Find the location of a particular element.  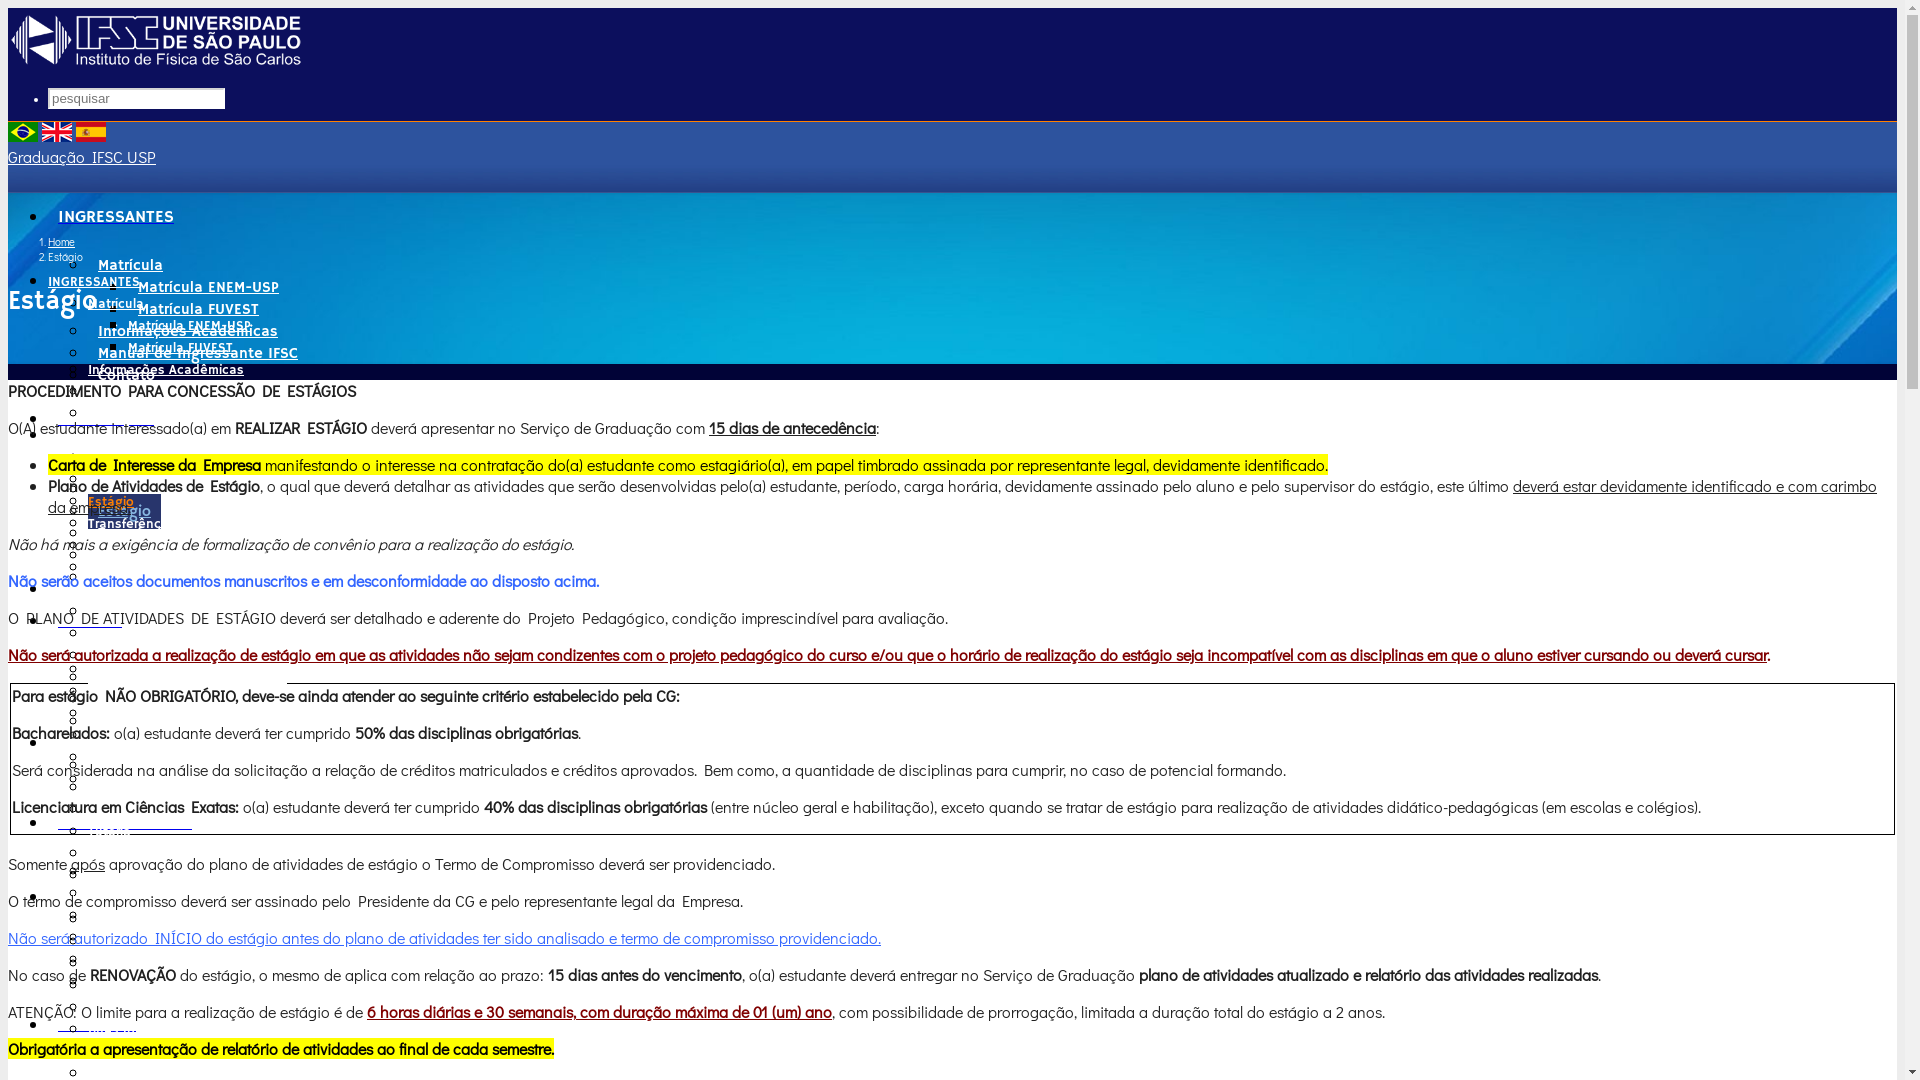

'Home' is located at coordinates (61, 240).